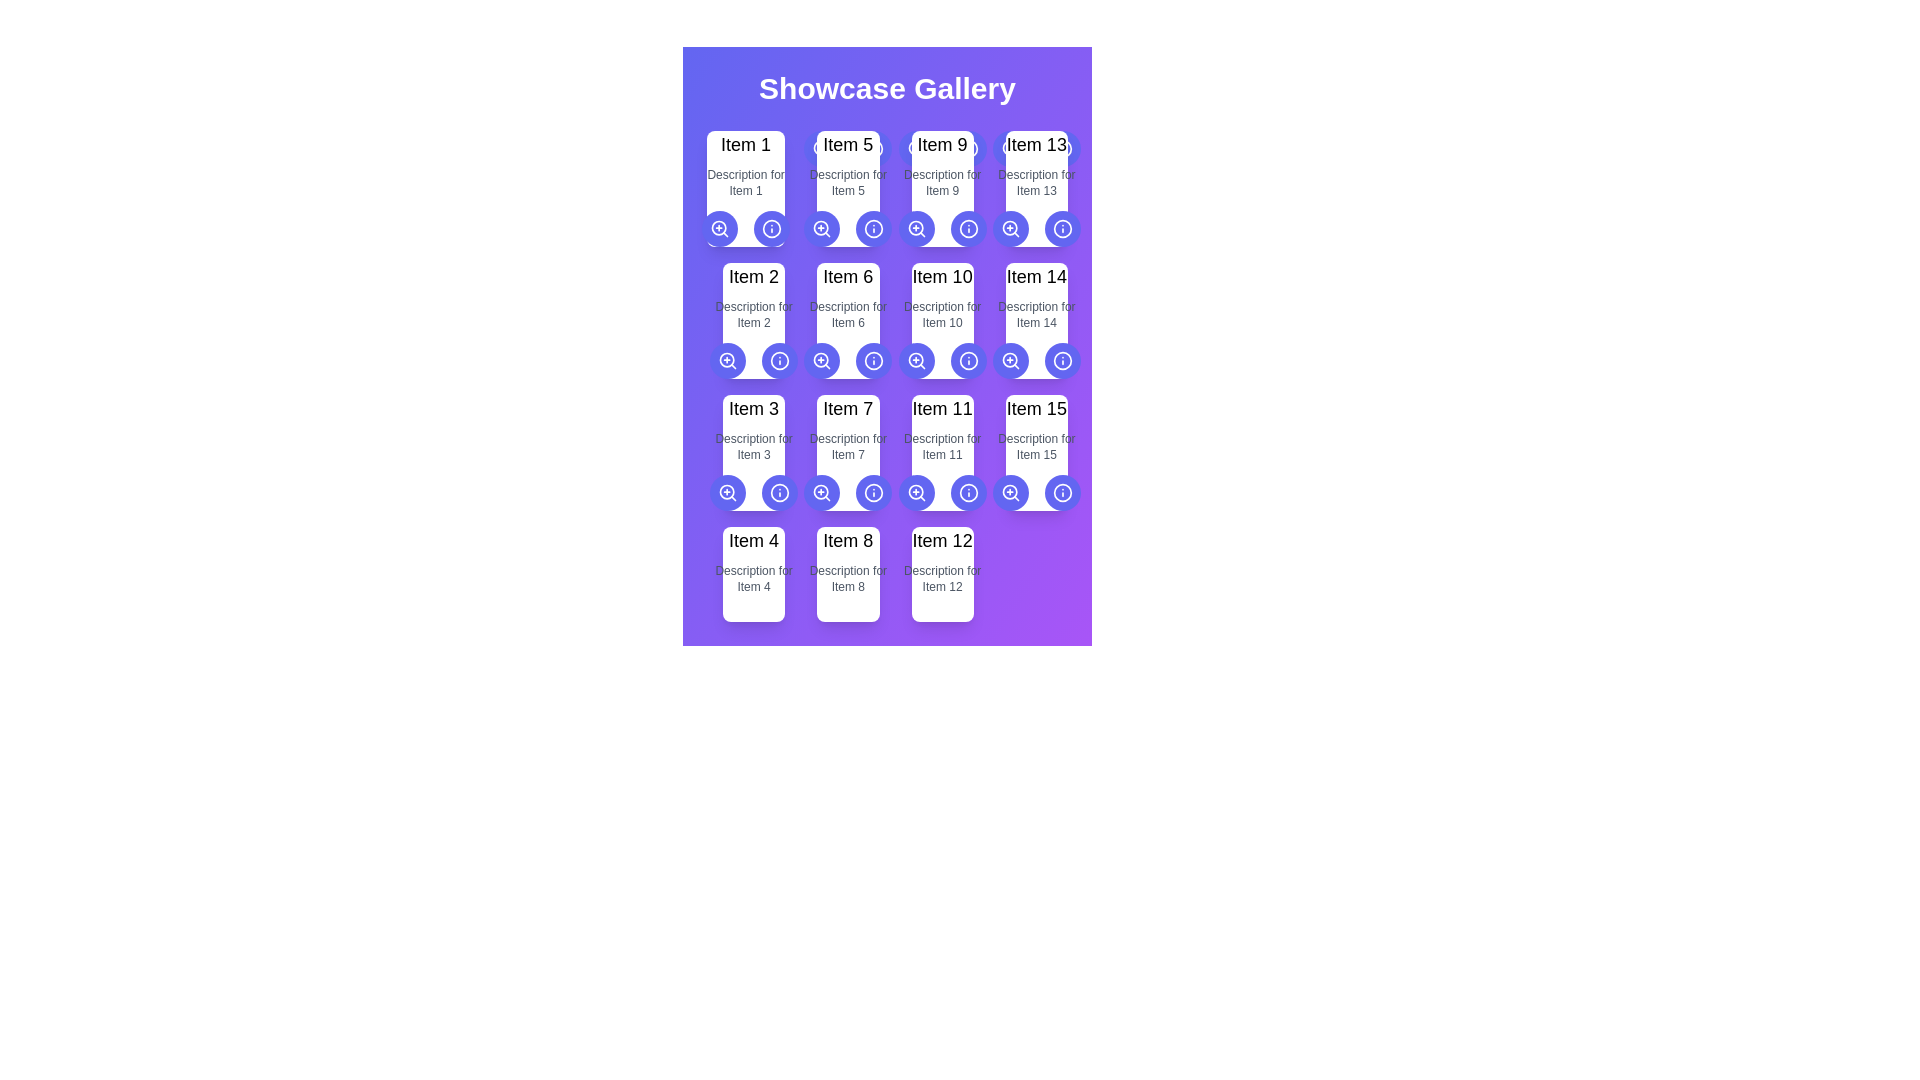 The image size is (1920, 1080). What do you see at coordinates (1036, 315) in the screenshot?
I see `the text label that provides a brief description of 'Item 14', located beneath the title within the card structure` at bounding box center [1036, 315].